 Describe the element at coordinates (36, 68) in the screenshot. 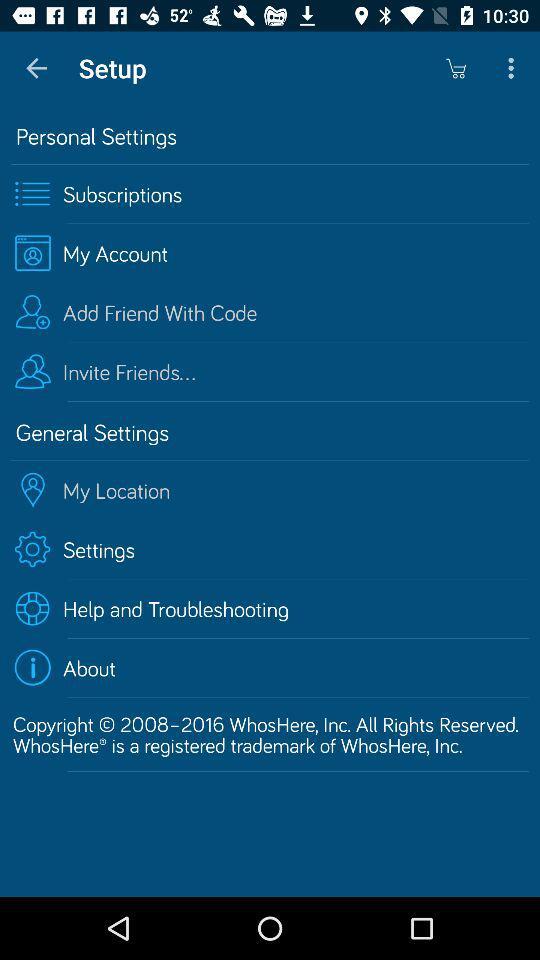

I see `app to the left of setup icon` at that location.